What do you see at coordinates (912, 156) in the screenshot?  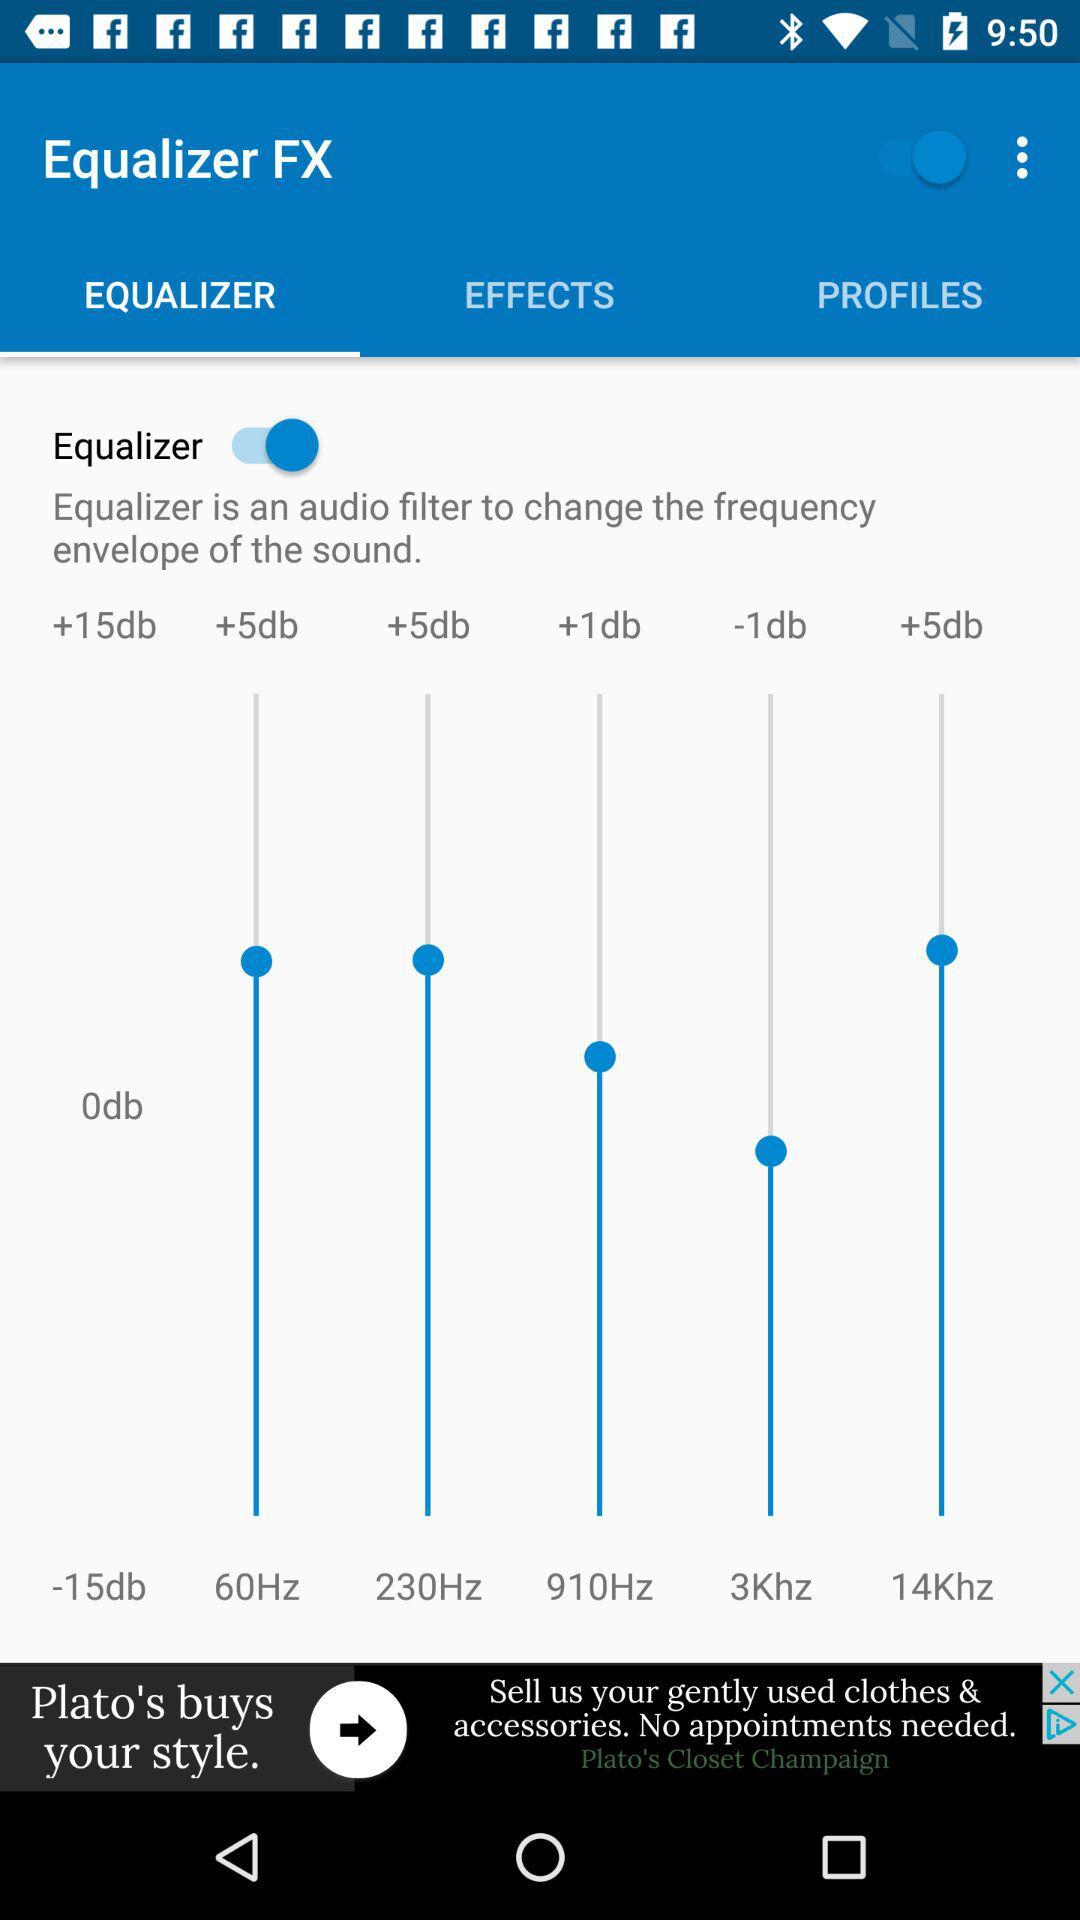 I see `turns off that sound` at bounding box center [912, 156].